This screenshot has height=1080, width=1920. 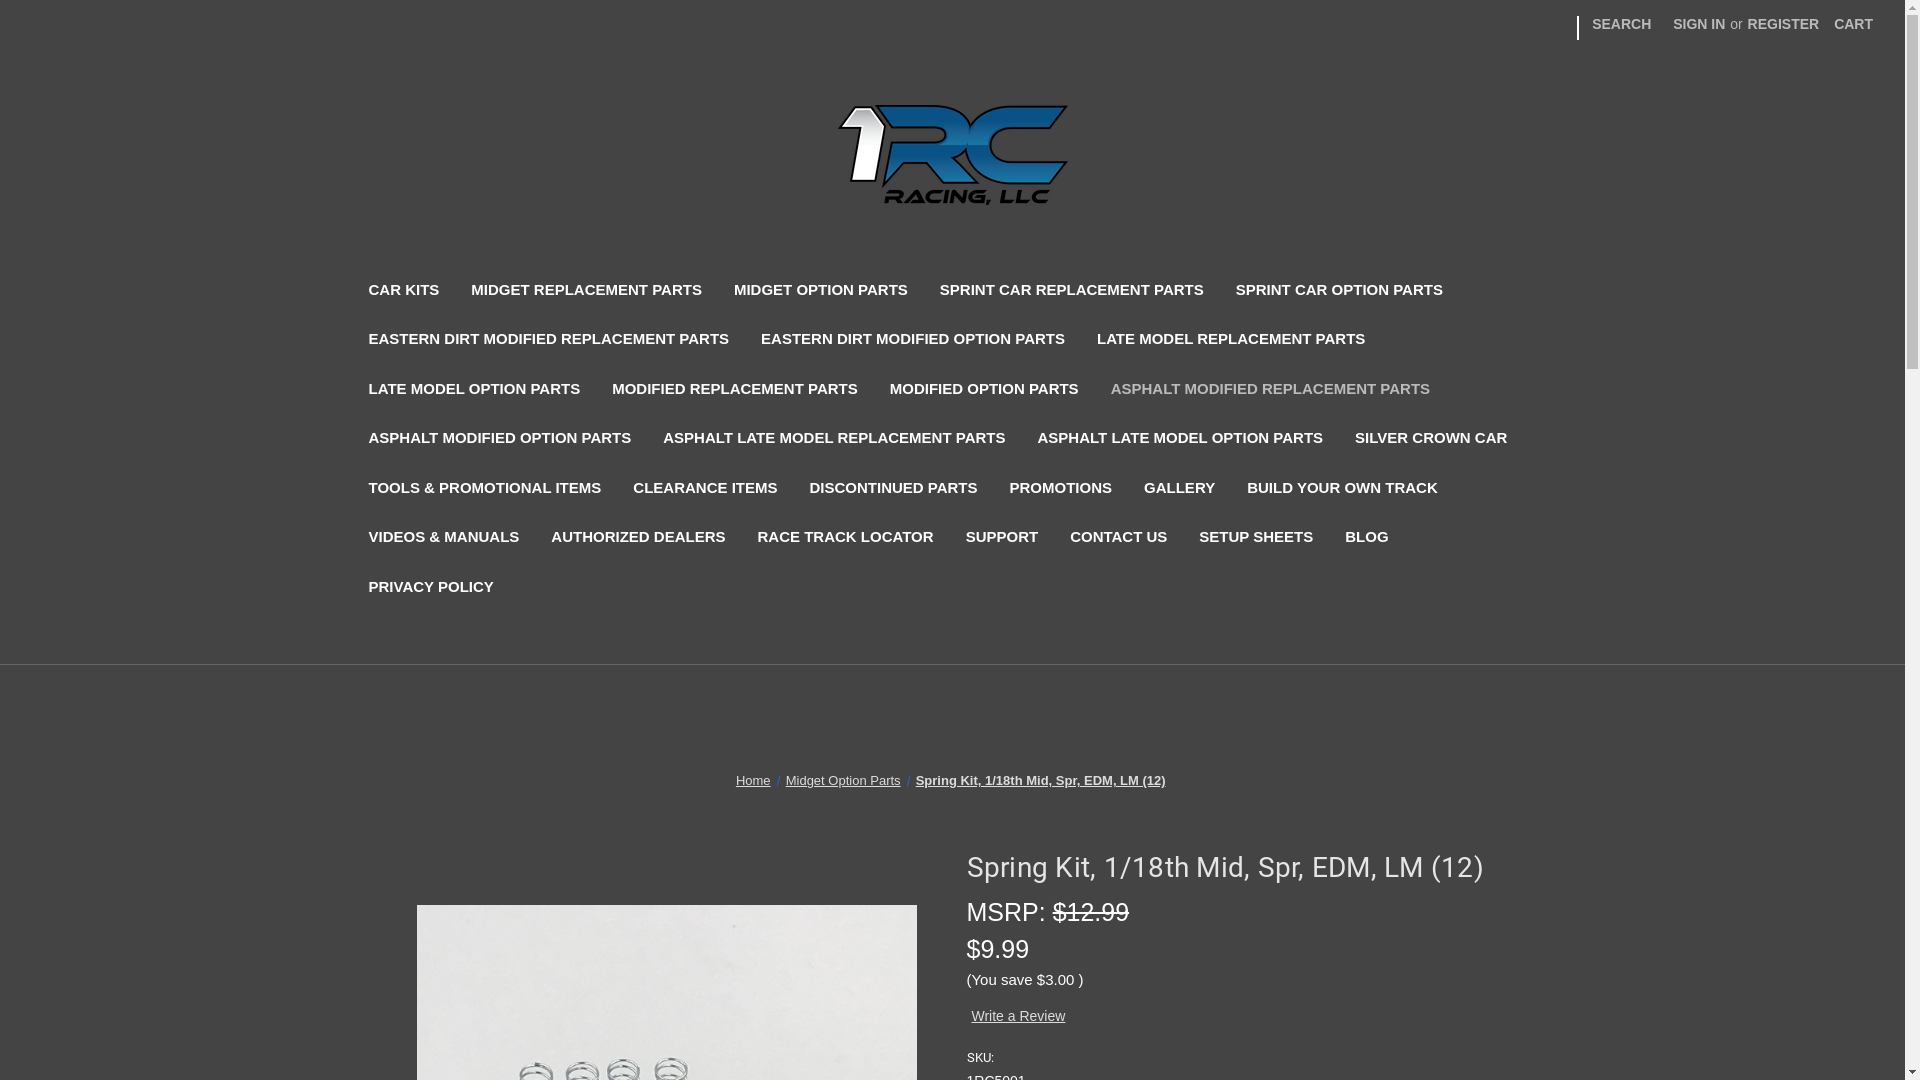 What do you see at coordinates (454, 292) in the screenshot?
I see `'MIDGET REPLACEMENT PARTS'` at bounding box center [454, 292].